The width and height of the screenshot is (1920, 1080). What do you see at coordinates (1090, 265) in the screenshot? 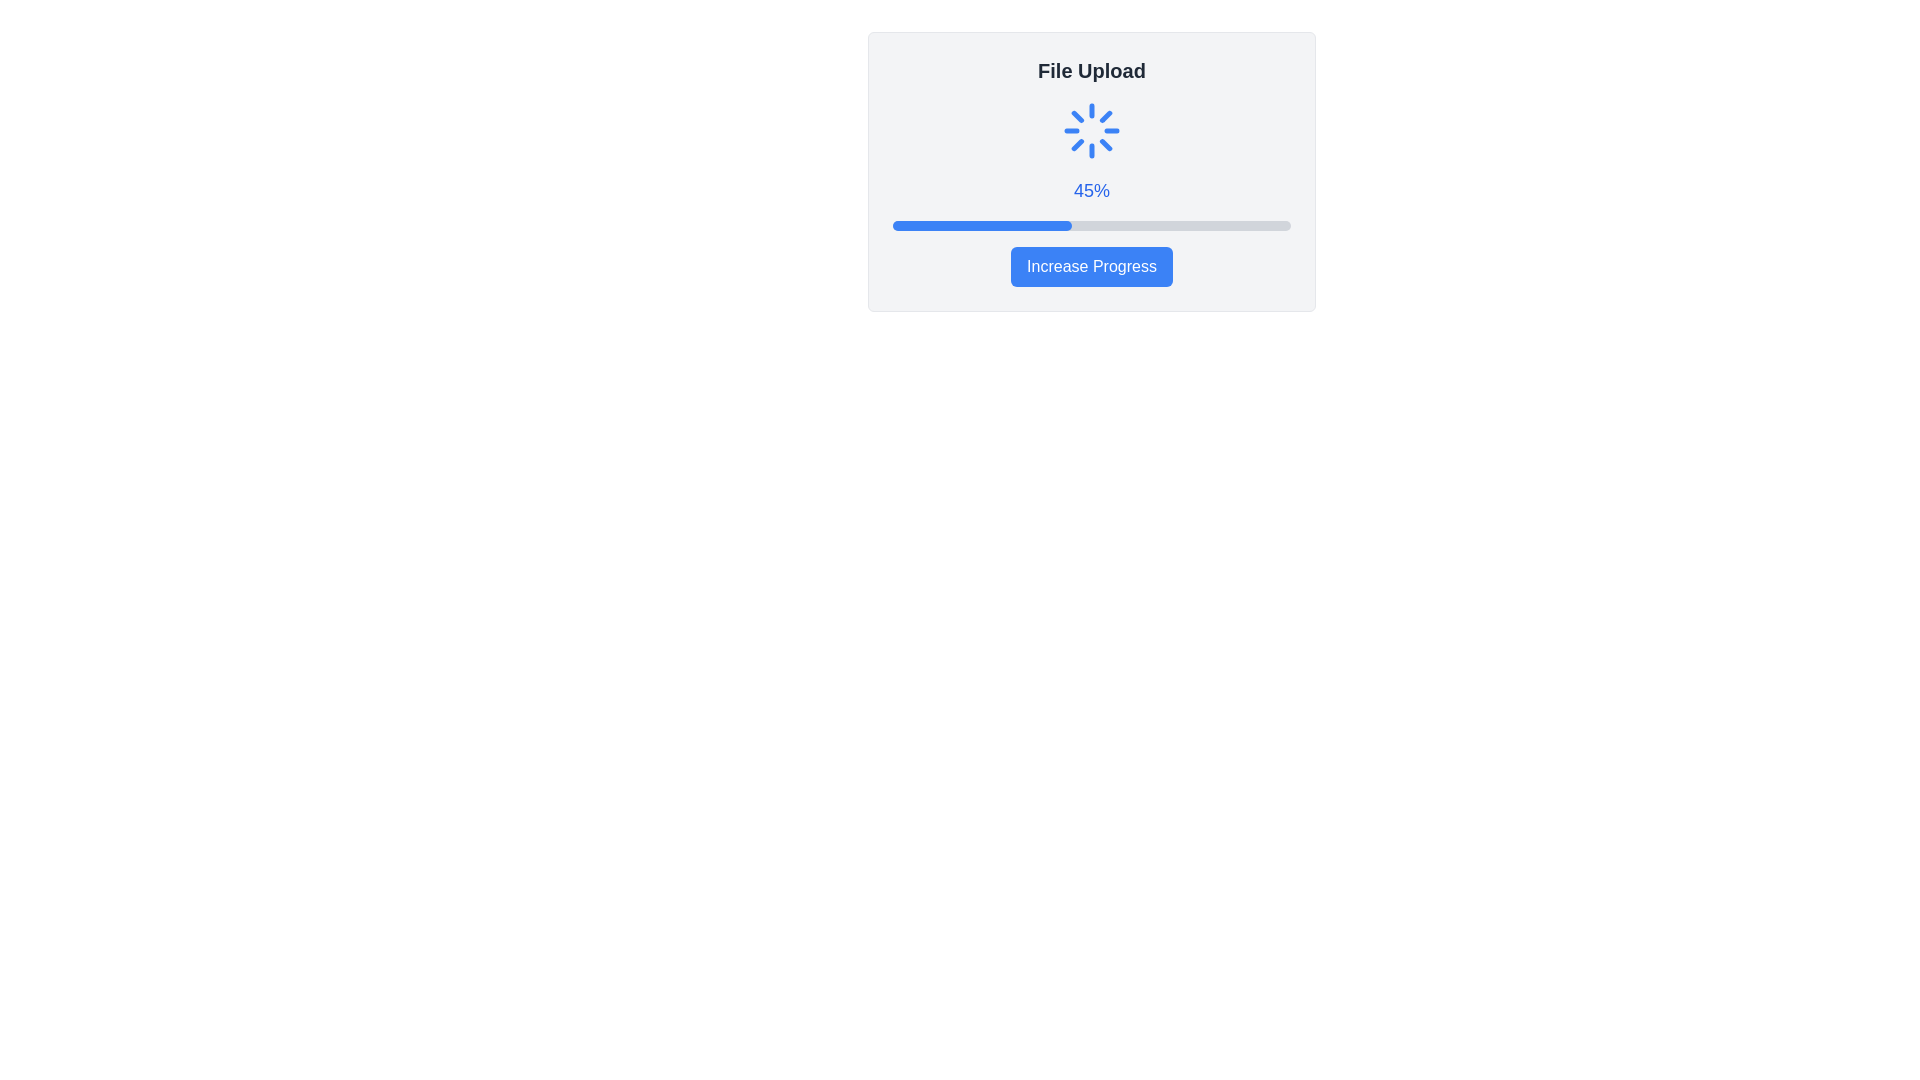
I see `the rectangular blue button labeled 'Increase Progress'` at bounding box center [1090, 265].